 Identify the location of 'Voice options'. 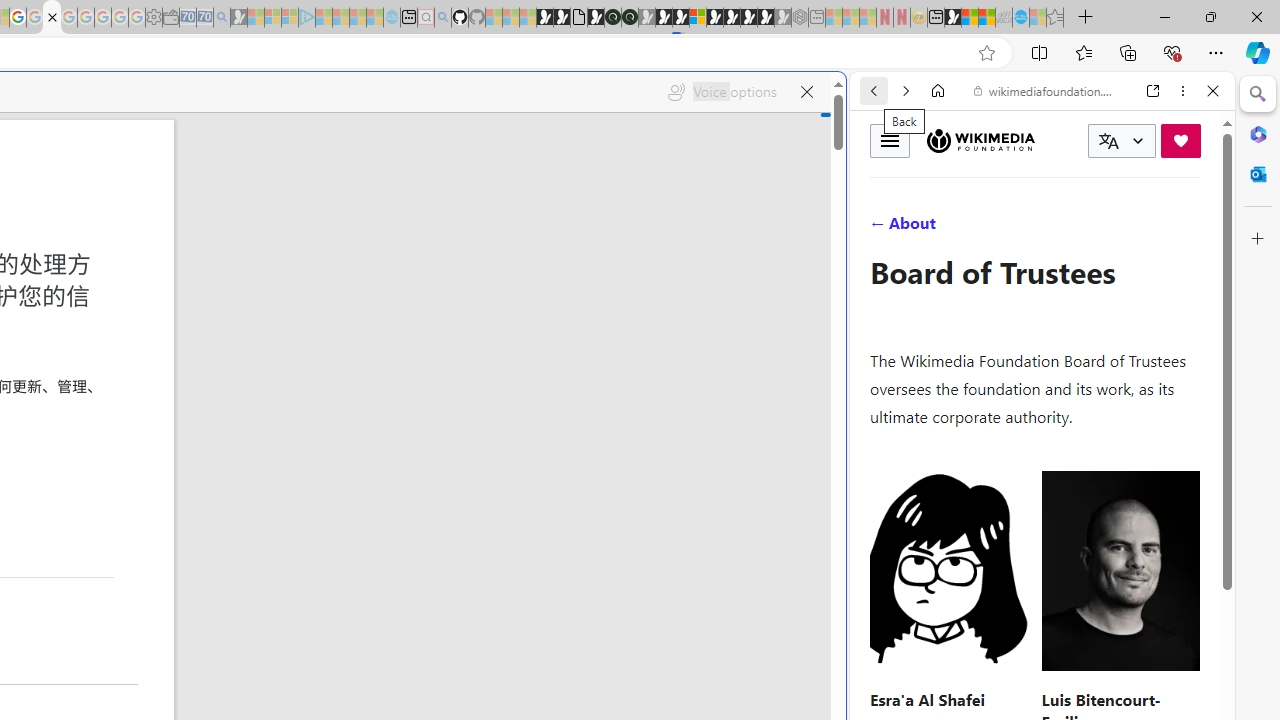
(720, 92).